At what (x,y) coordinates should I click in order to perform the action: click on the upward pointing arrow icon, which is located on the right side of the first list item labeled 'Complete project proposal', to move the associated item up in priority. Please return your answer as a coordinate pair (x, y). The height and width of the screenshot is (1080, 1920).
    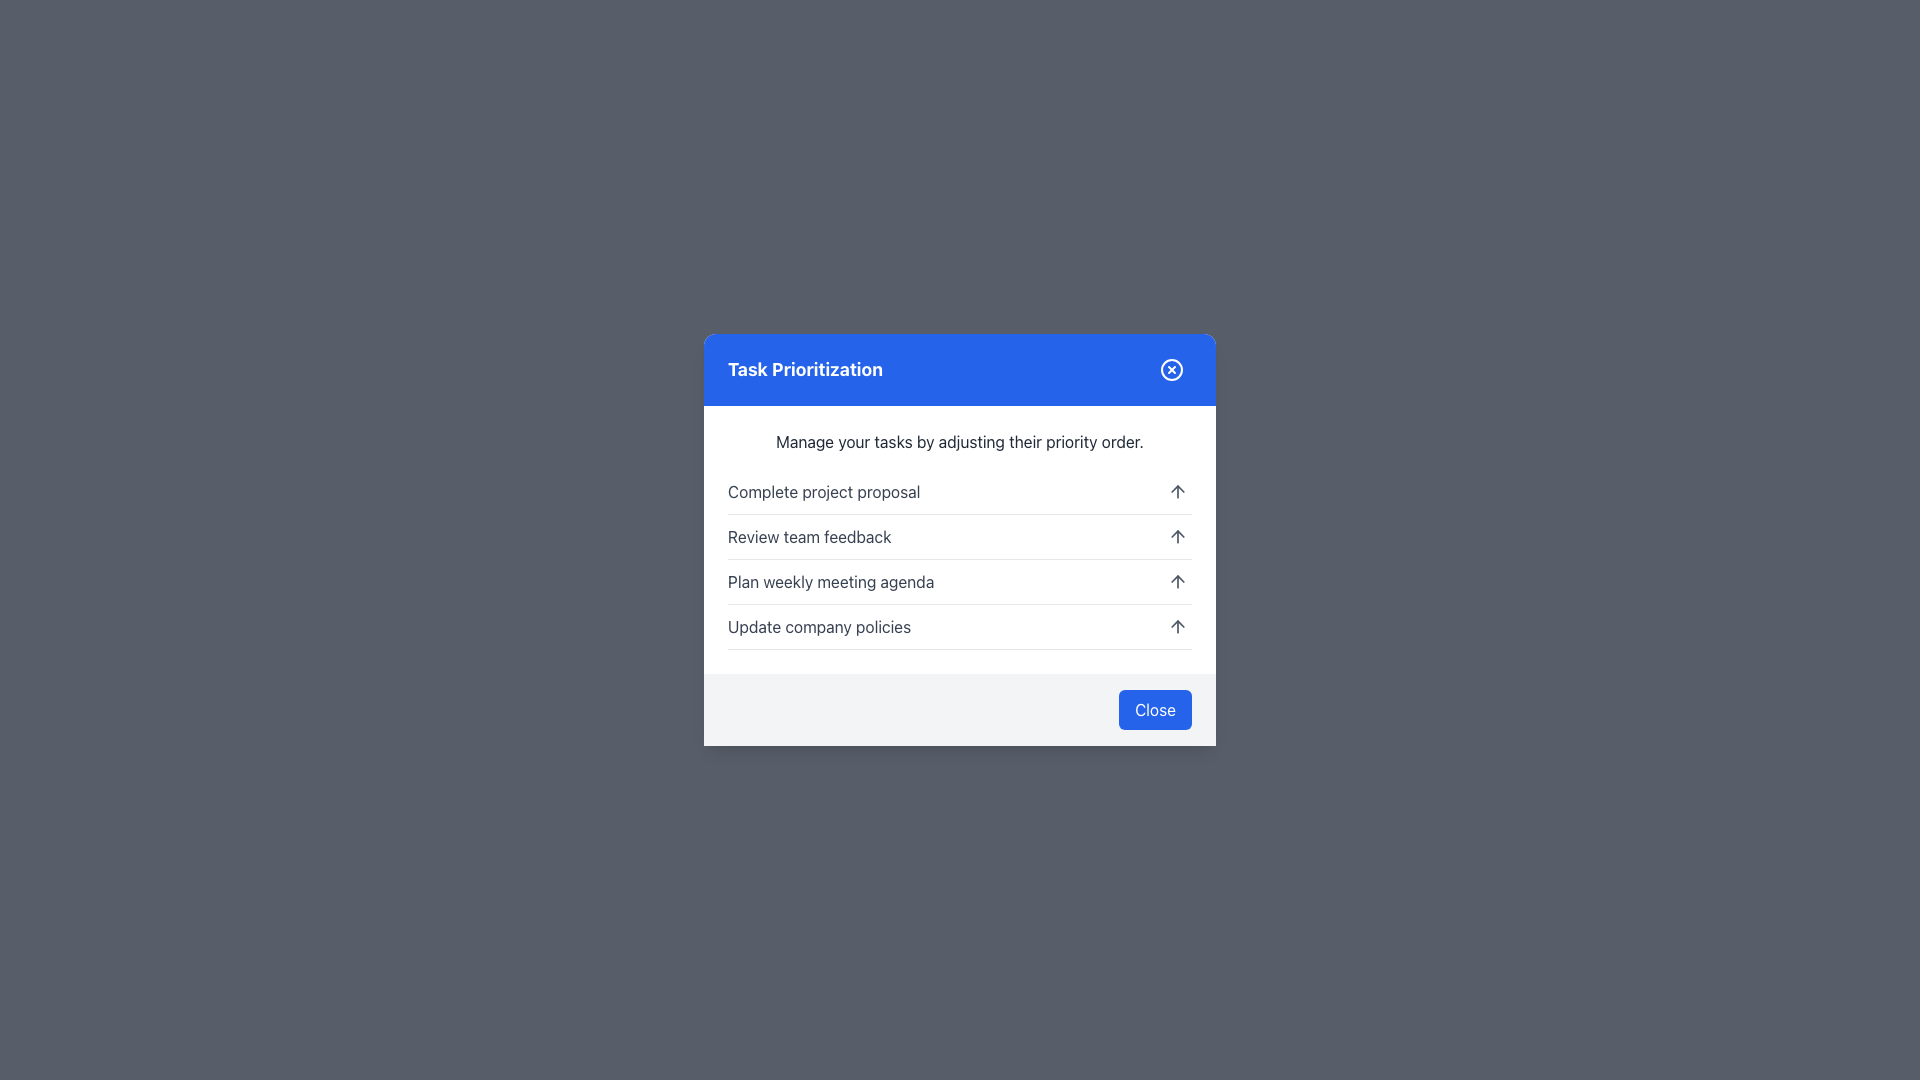
    Looking at the image, I should click on (1177, 492).